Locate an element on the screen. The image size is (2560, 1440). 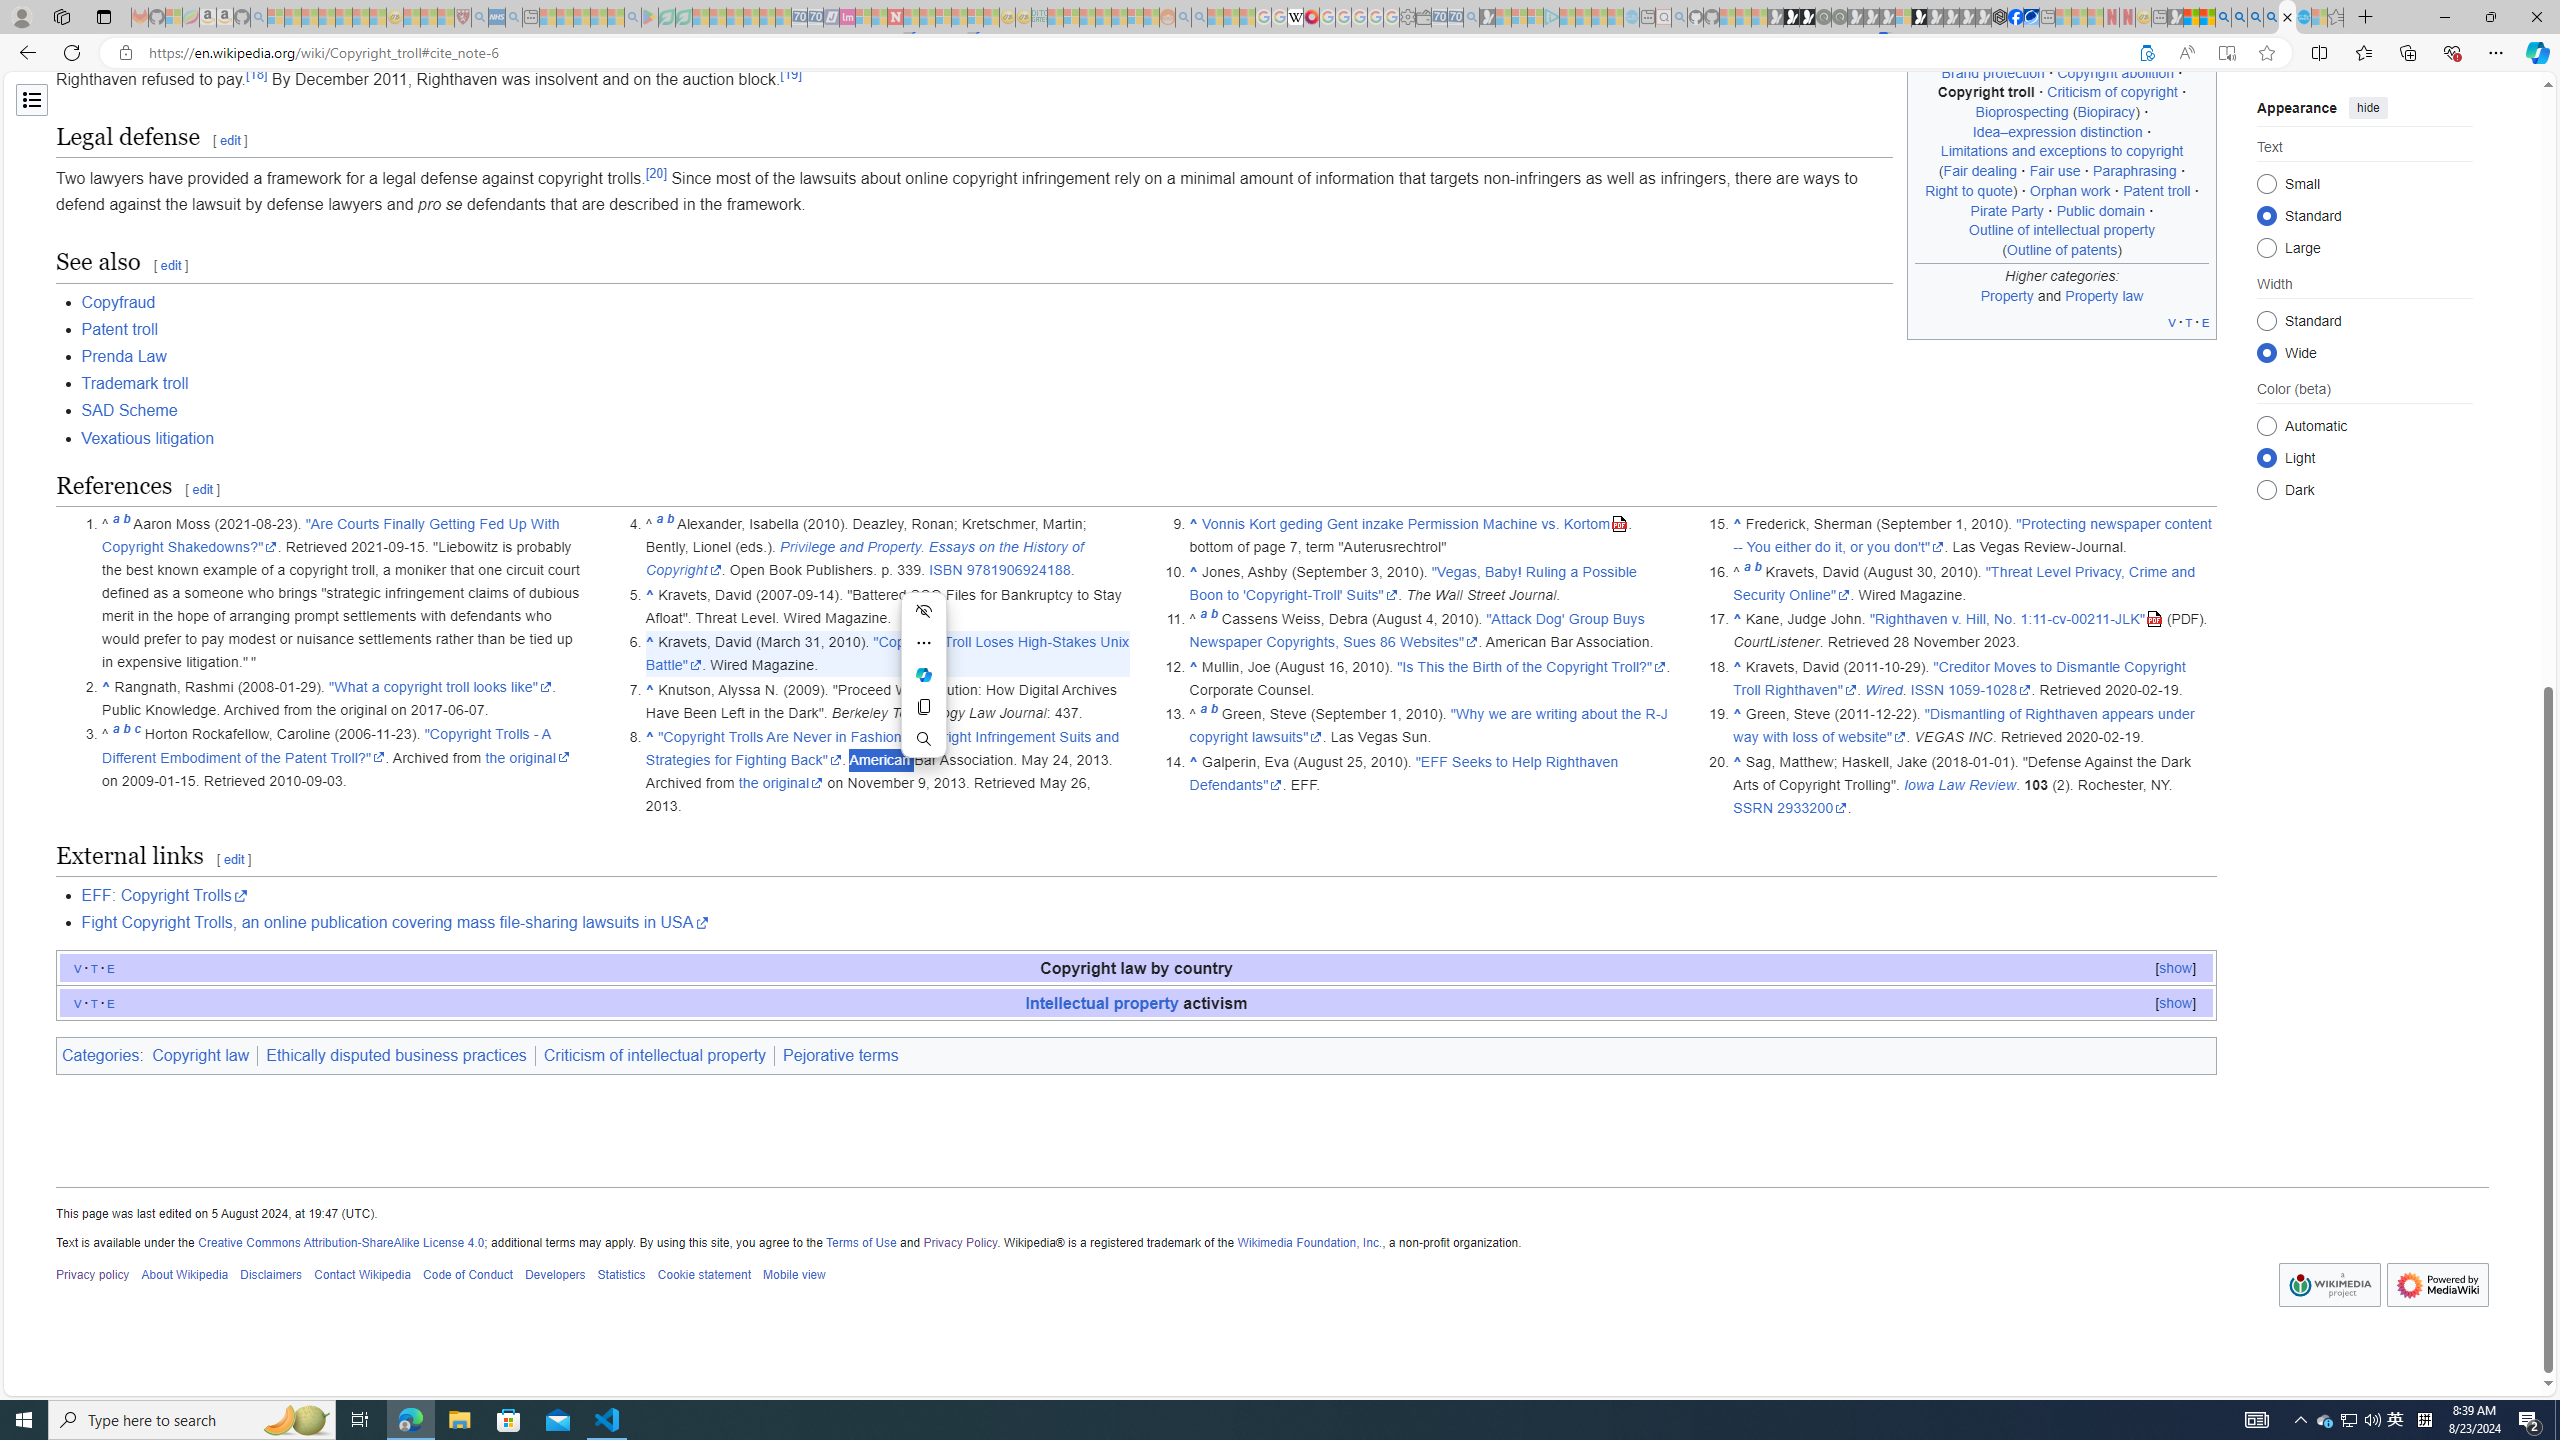
'Vexatious litigation' is located at coordinates (147, 436).